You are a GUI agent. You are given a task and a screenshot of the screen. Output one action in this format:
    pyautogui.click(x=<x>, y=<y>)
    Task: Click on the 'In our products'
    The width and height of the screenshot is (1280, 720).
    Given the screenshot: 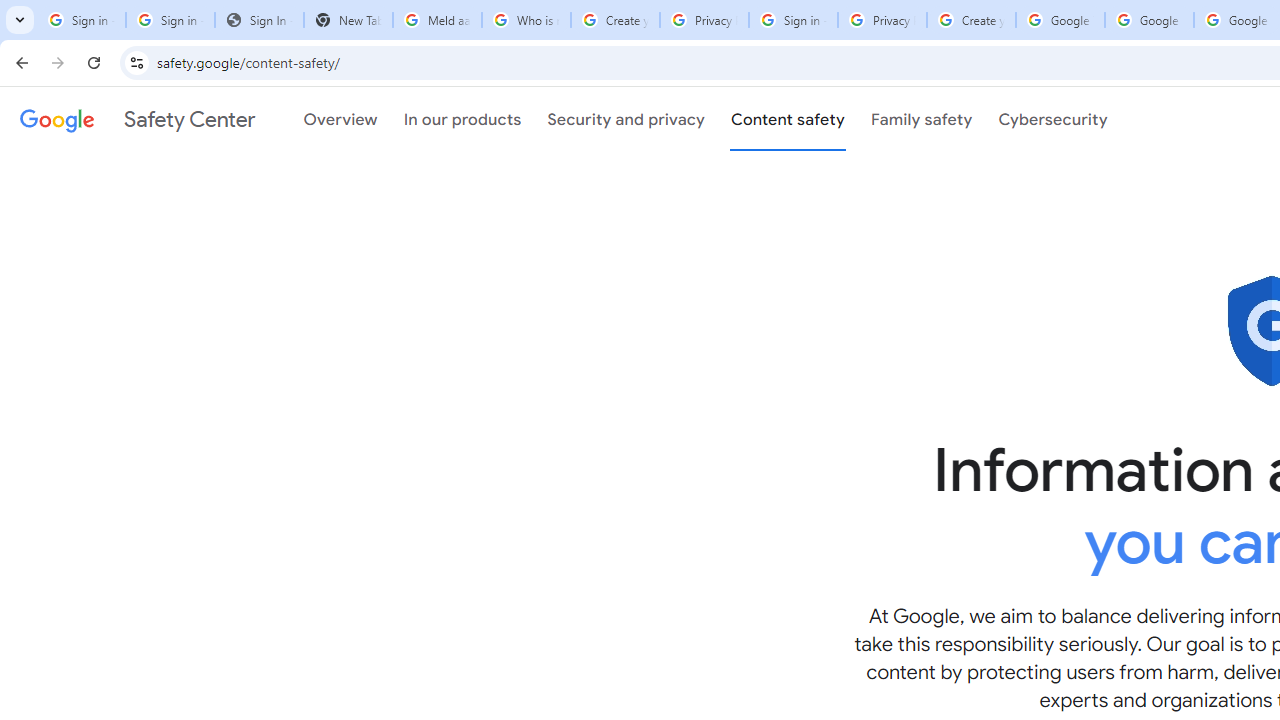 What is the action you would take?
    pyautogui.click(x=461, y=119)
    